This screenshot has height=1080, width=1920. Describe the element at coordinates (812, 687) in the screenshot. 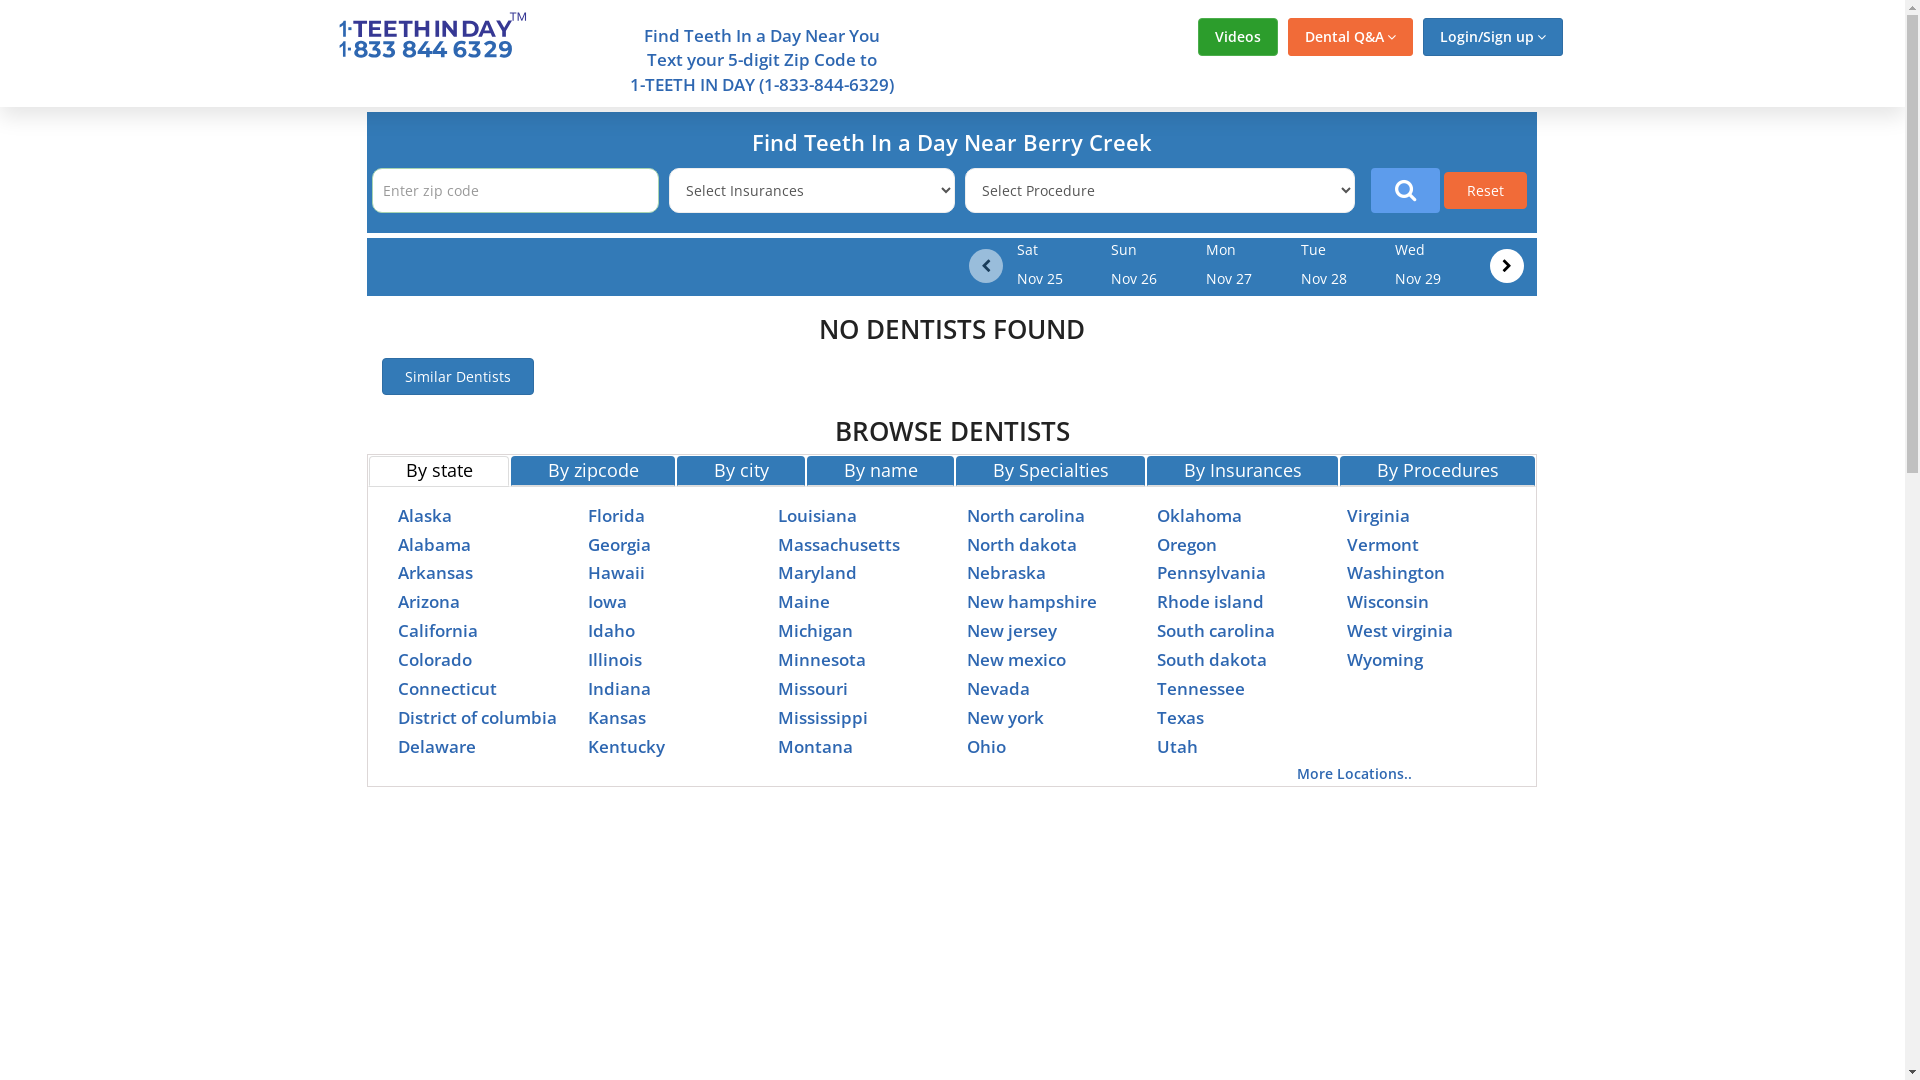

I see `'Missouri'` at that location.